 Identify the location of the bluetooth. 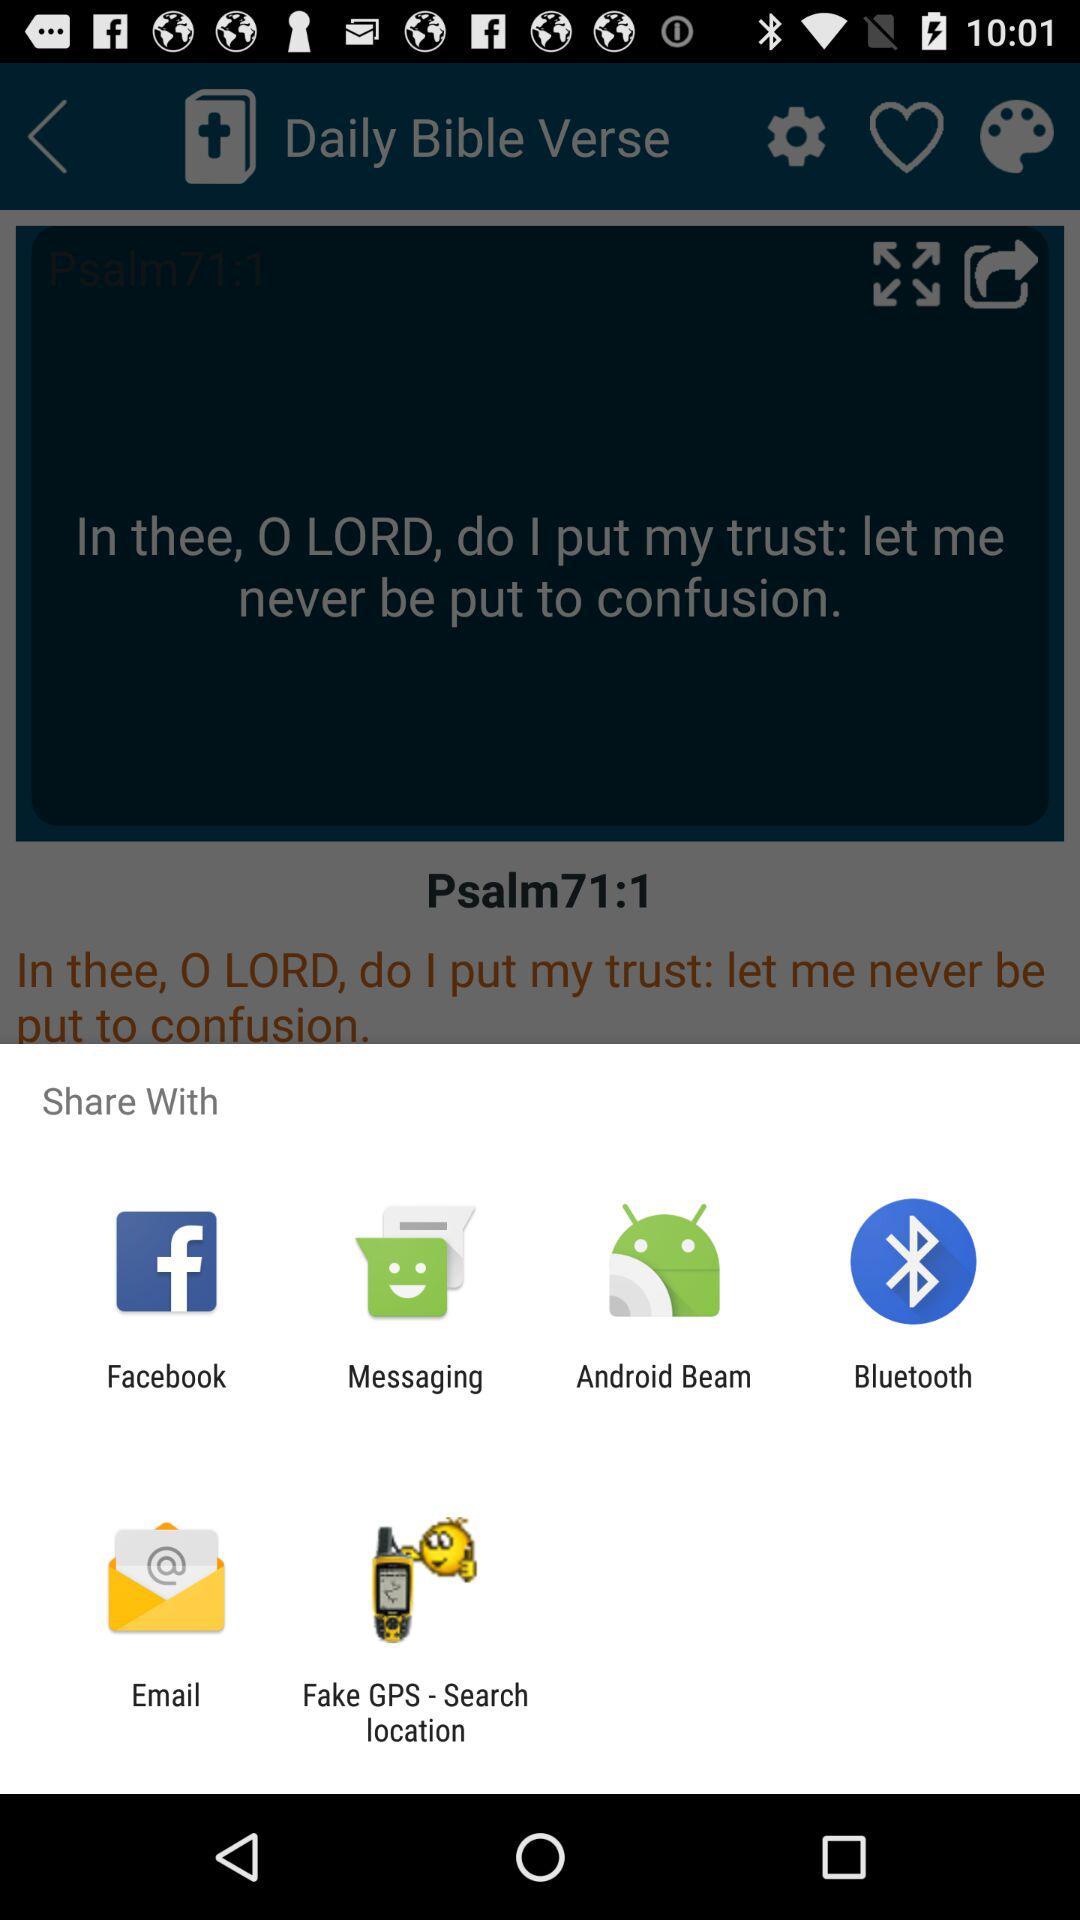
(913, 1392).